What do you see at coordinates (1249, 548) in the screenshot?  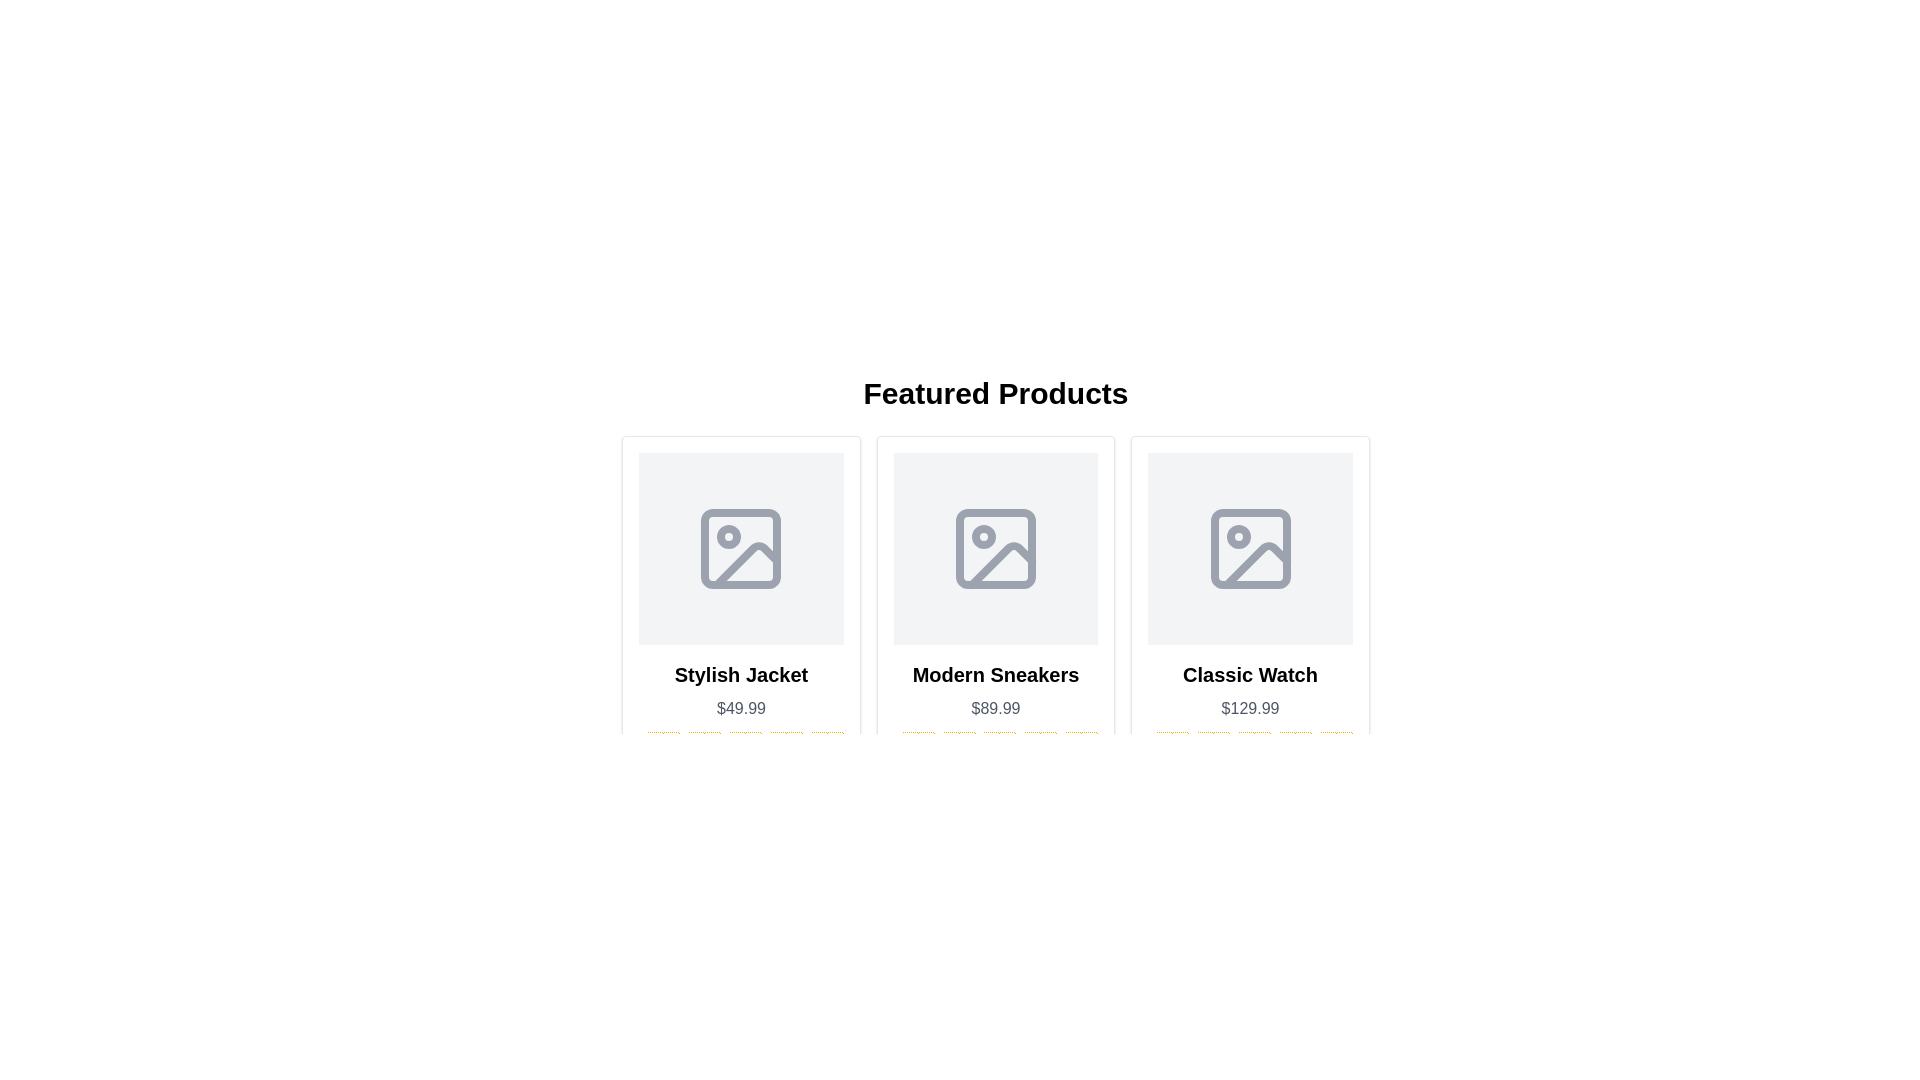 I see `the icon representing the 'Classic Watch' product, which is a light gray icon with rounded corners, a circle in the top-left, and a diagonal line from bottom-left to top-right, centered in the third card of the 'Featured Products' section` at bounding box center [1249, 548].